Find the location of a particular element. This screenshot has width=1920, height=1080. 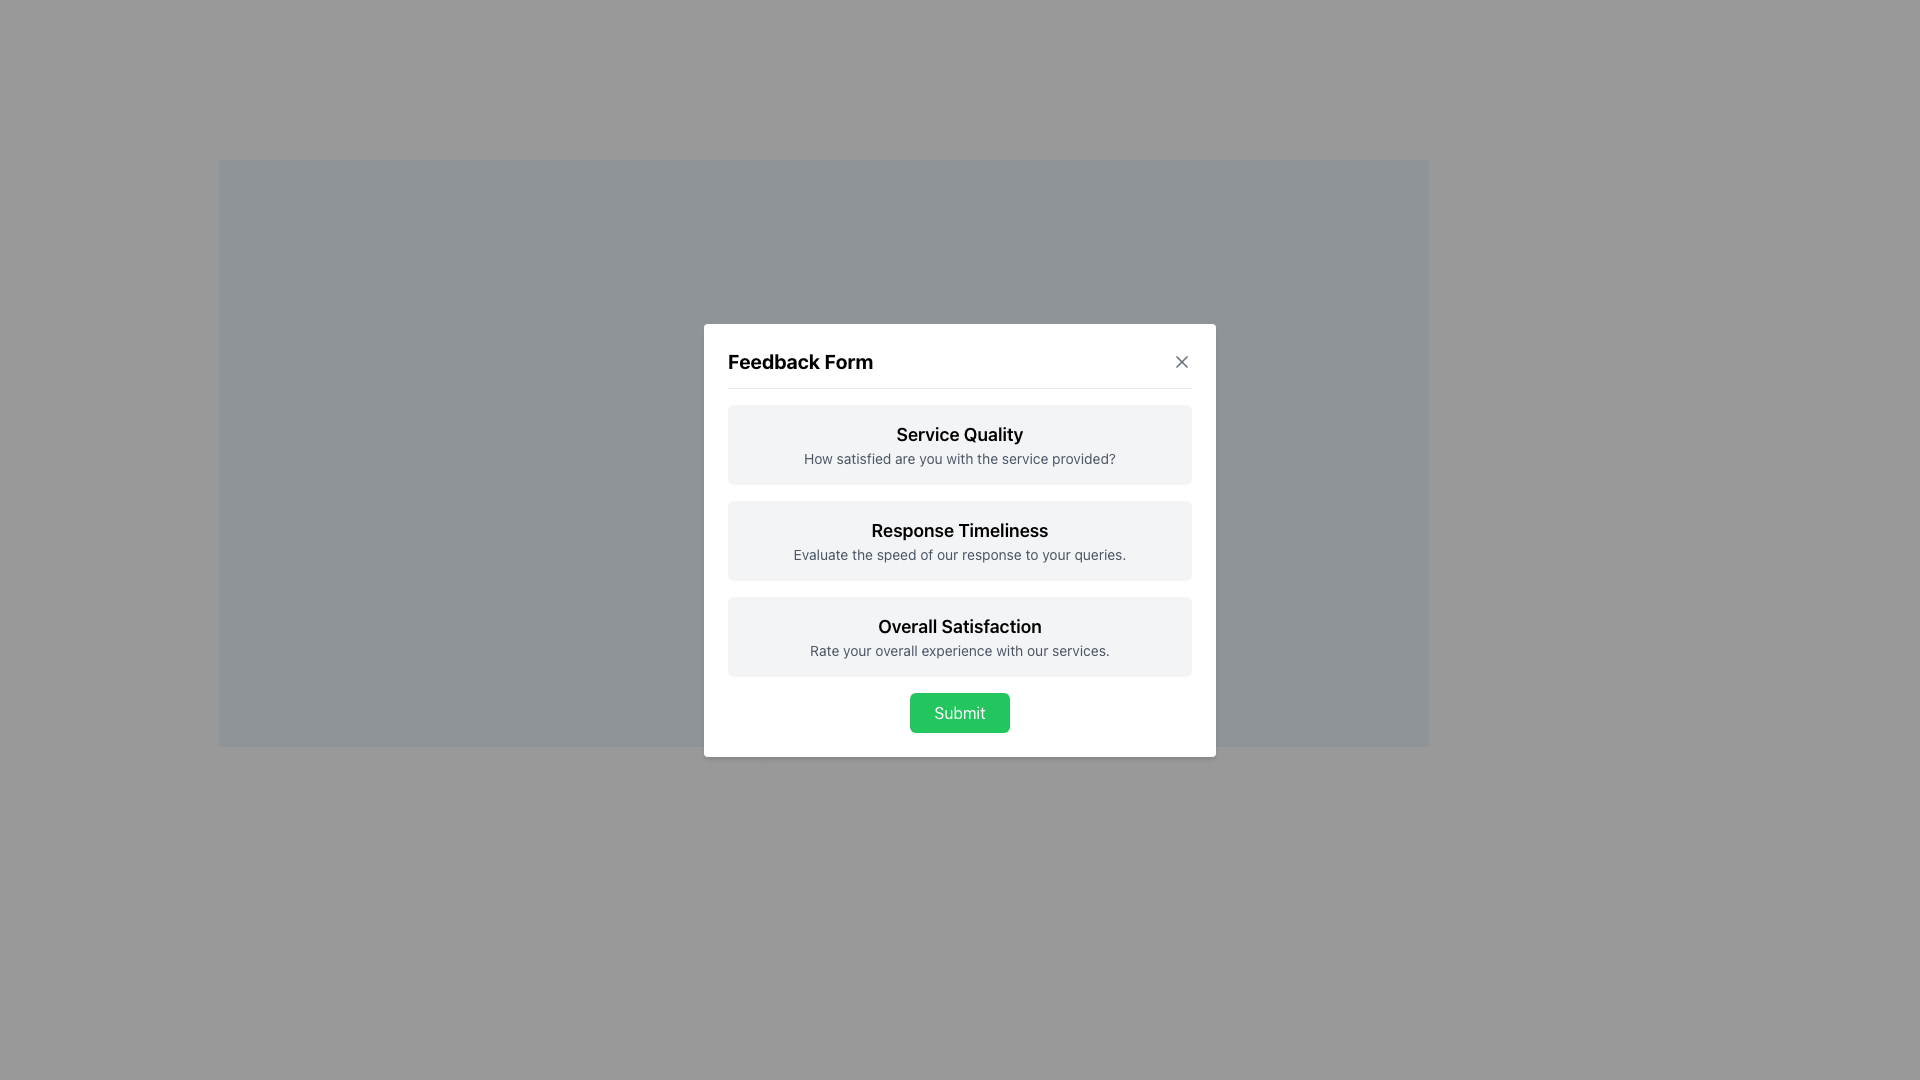

the close button located at the top-right corner of the Feedback Form modal is located at coordinates (1181, 361).